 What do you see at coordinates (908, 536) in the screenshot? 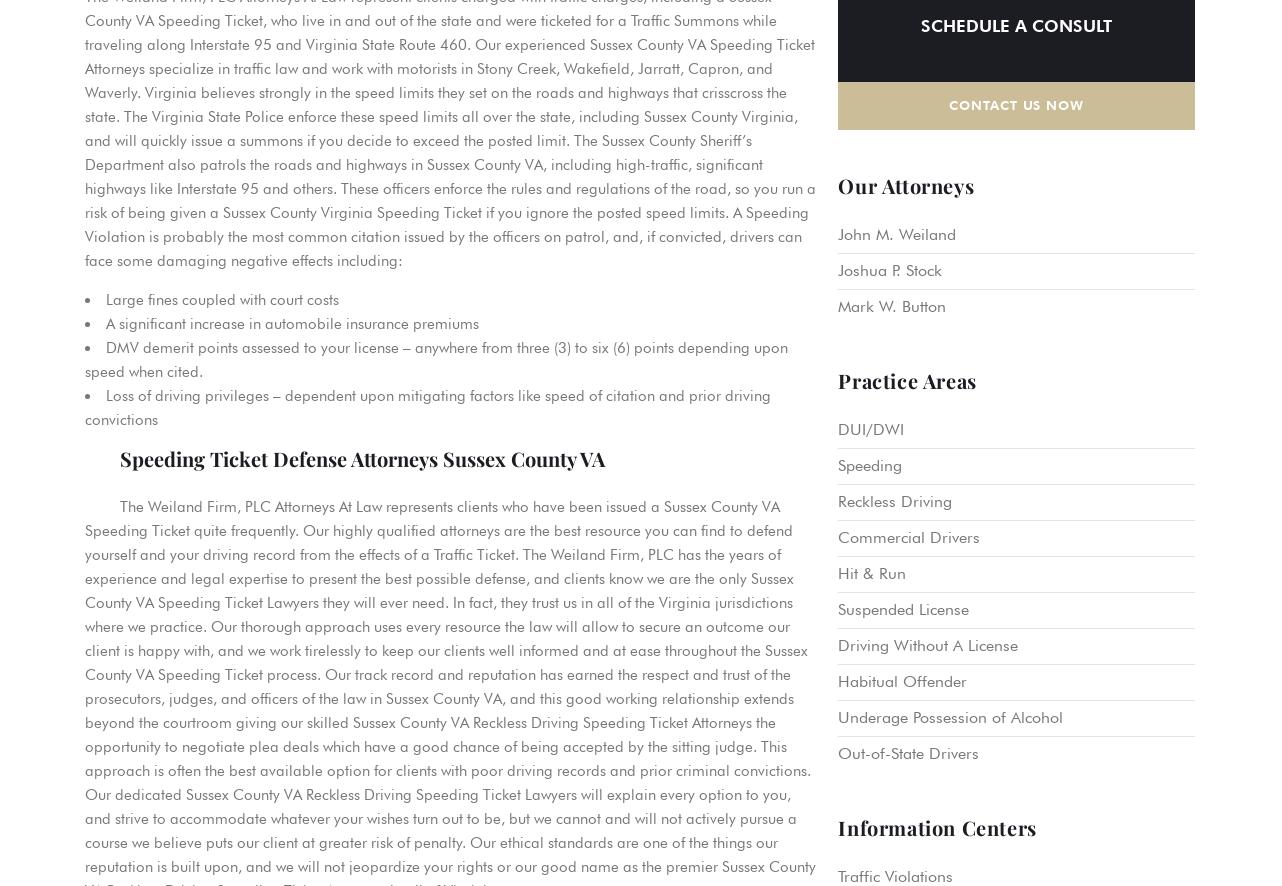
I see `'Commercial Drivers'` at bounding box center [908, 536].